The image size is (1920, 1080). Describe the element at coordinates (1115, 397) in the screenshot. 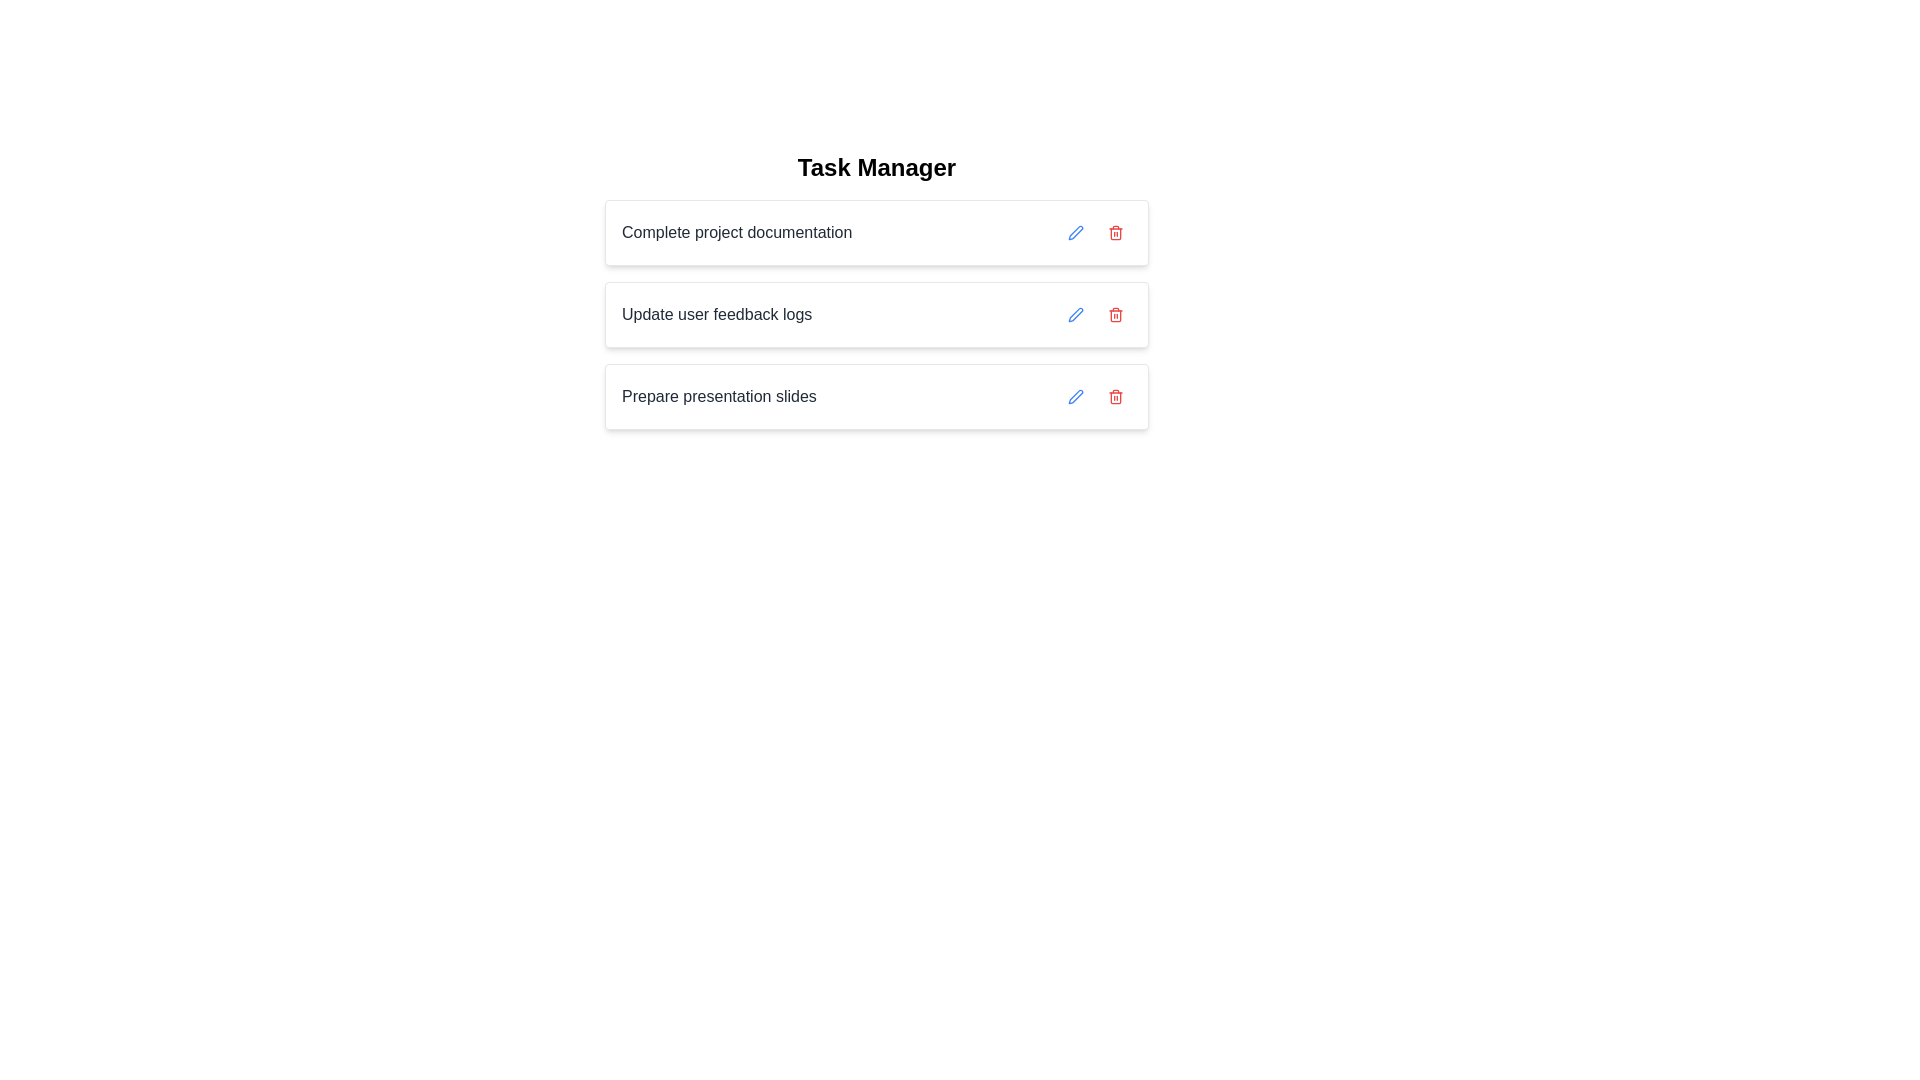

I see `the delete icon button located to the far right of the list item labeled 'Update user feedback logs'` at that location.